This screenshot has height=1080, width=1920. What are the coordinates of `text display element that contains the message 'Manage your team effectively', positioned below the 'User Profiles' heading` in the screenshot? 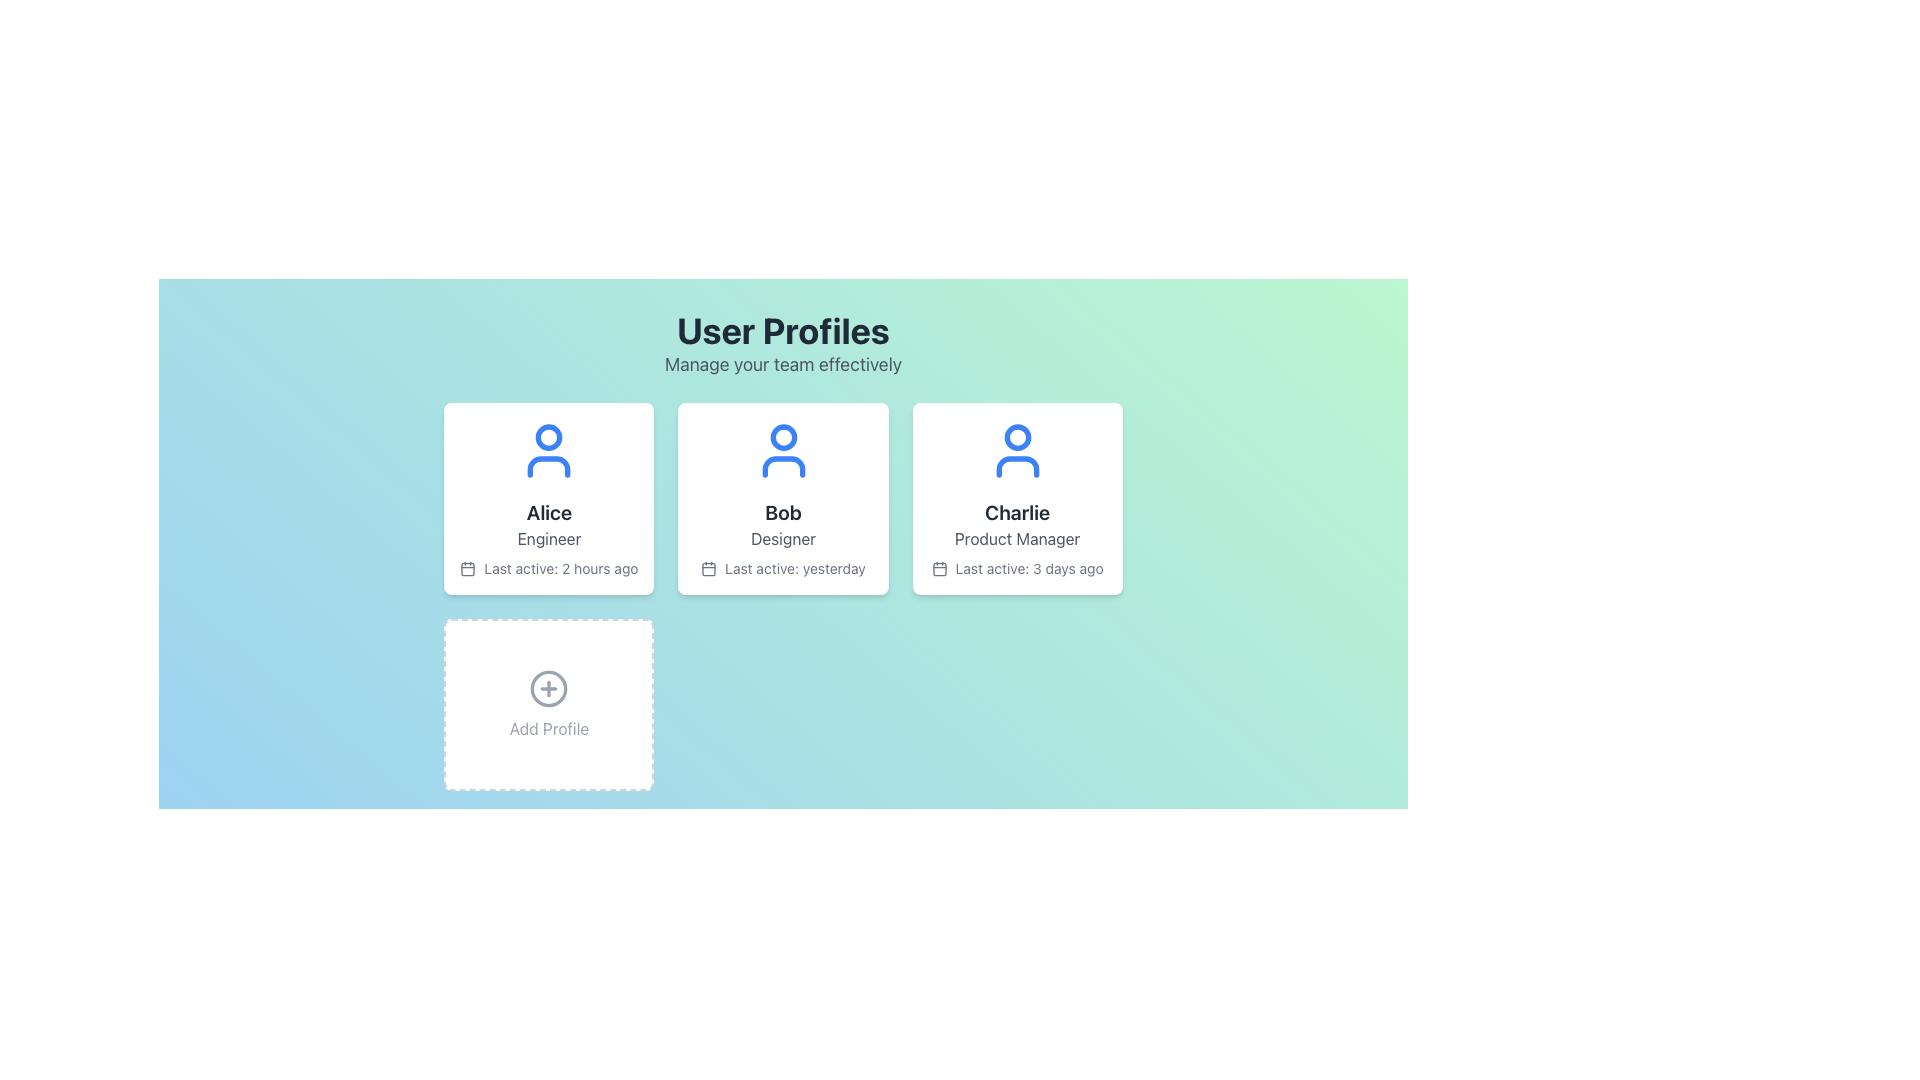 It's located at (782, 365).